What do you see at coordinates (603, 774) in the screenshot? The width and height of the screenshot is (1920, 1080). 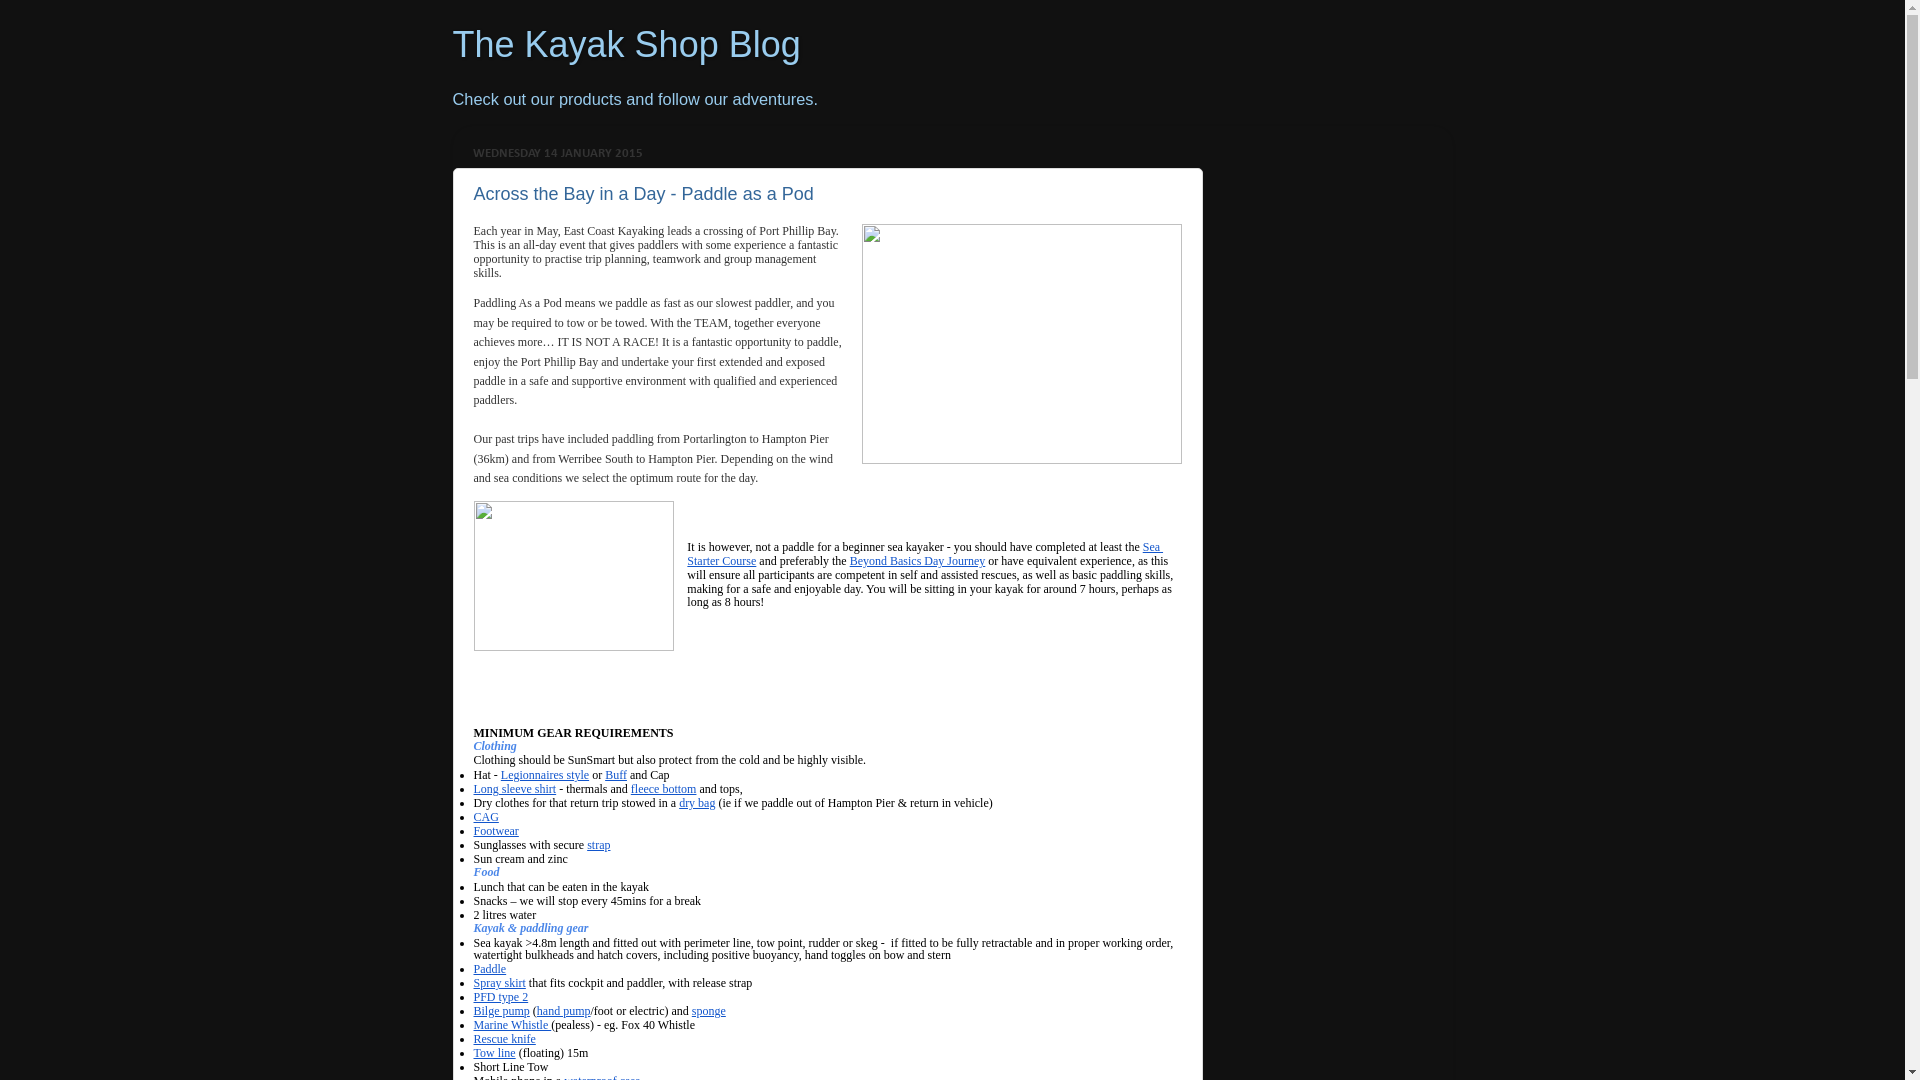 I see `'Buff'` at bounding box center [603, 774].